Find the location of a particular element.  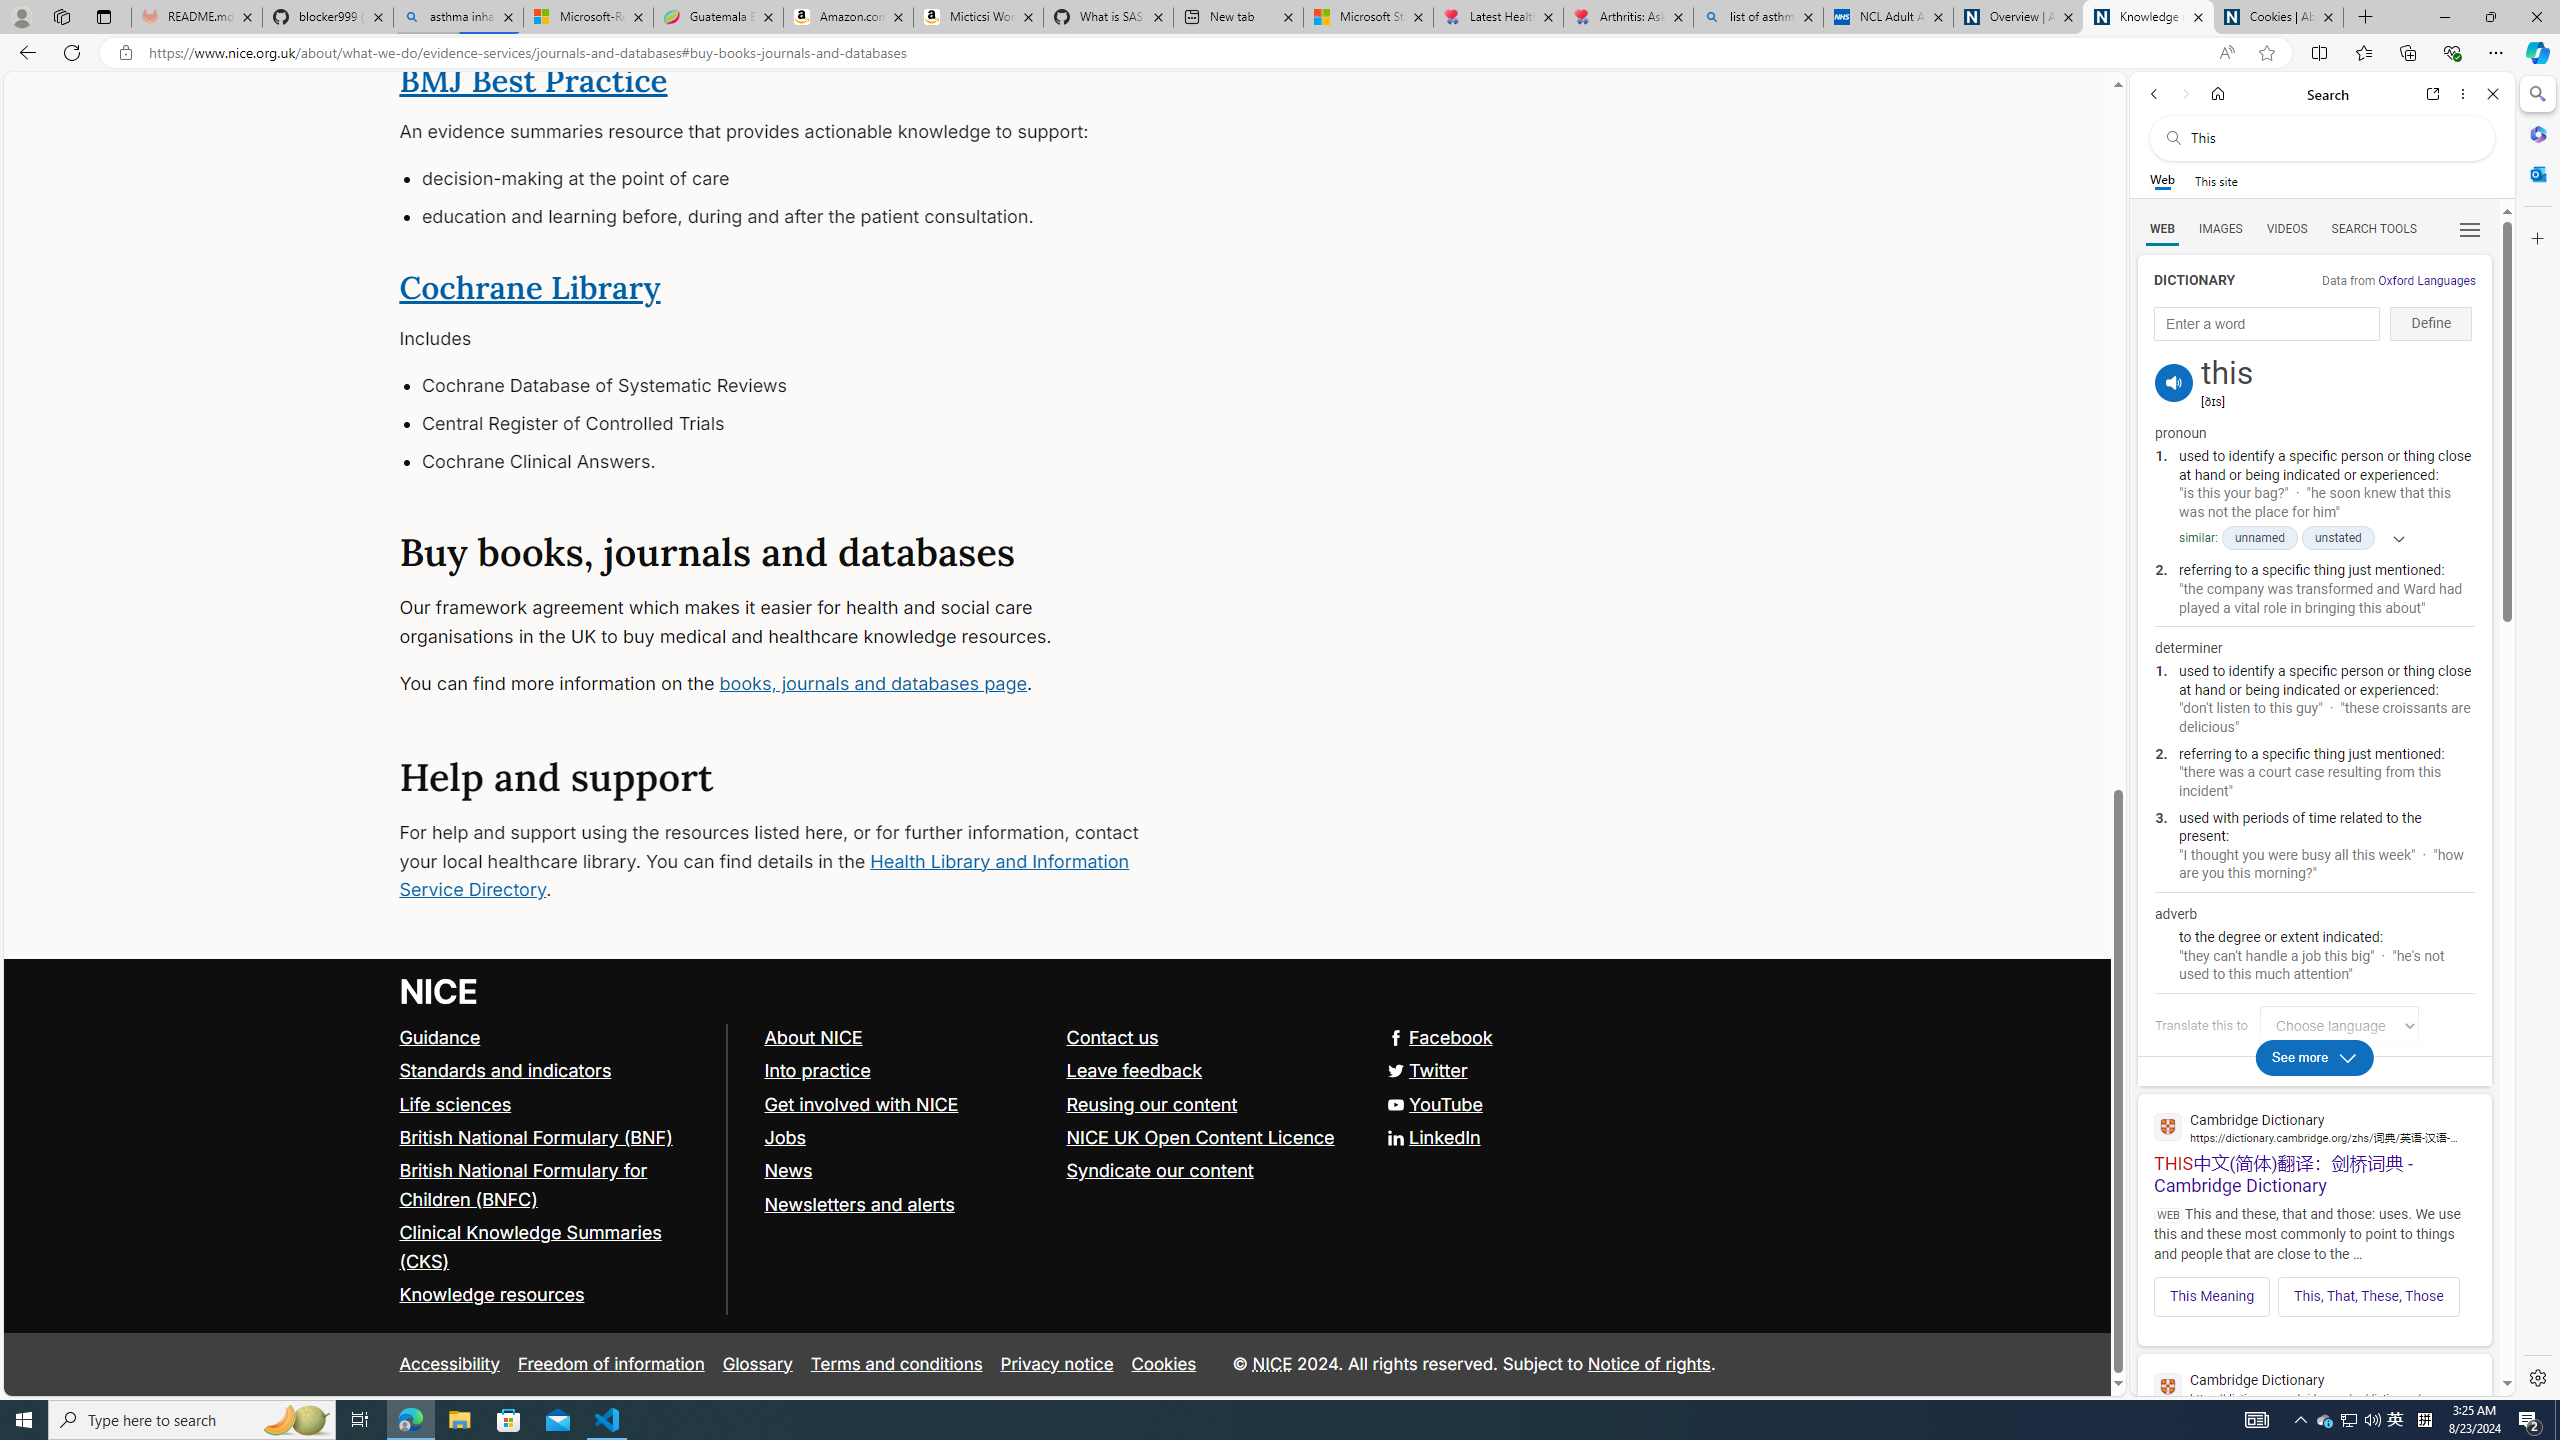

'Search' is located at coordinates (2535, 93).